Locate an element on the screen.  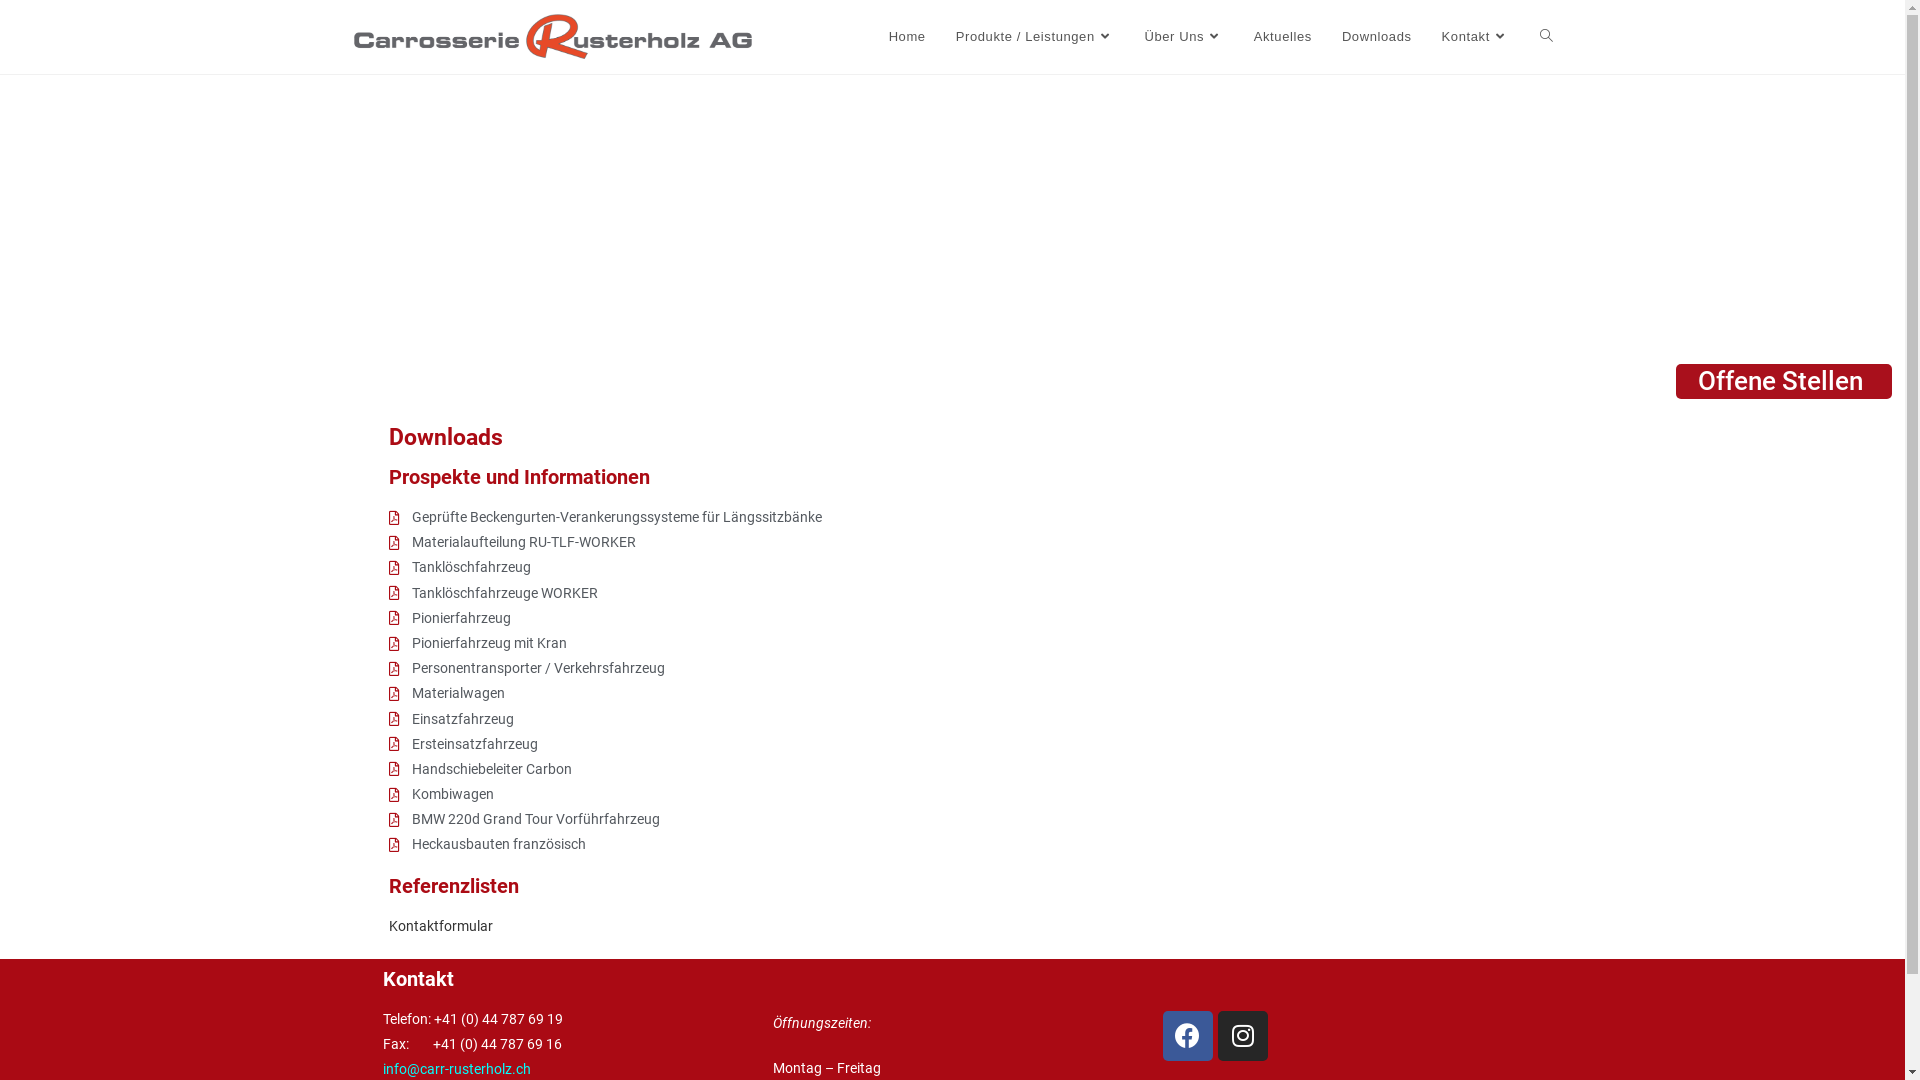
'Kontaktformular ' is located at coordinates (441, 925).